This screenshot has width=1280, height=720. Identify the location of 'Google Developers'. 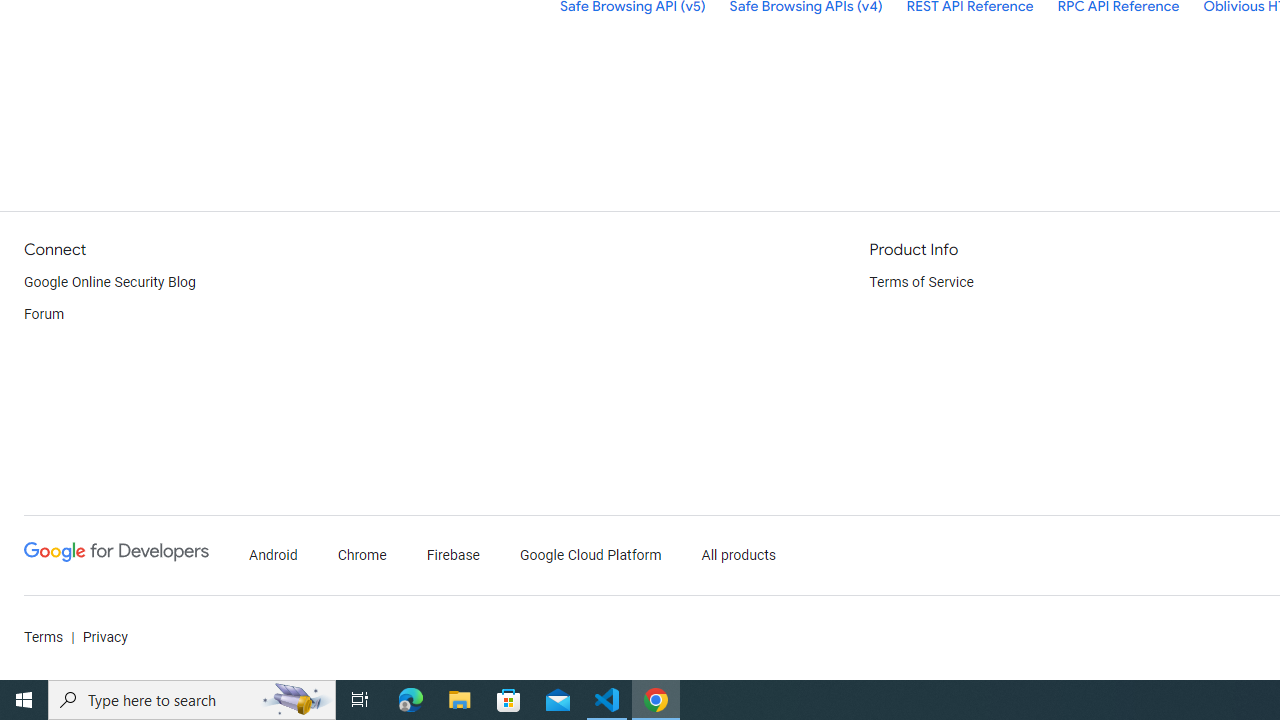
(115, 551).